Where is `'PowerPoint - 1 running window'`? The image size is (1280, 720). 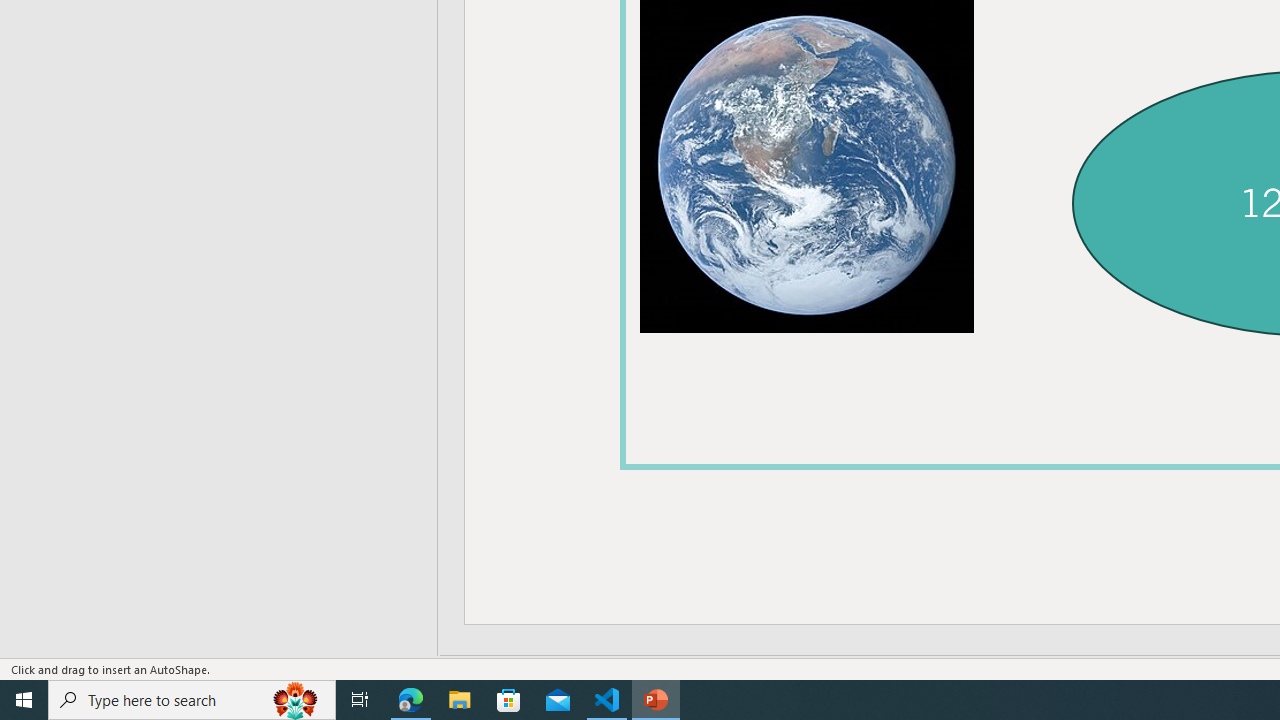 'PowerPoint - 1 running window' is located at coordinates (656, 698).